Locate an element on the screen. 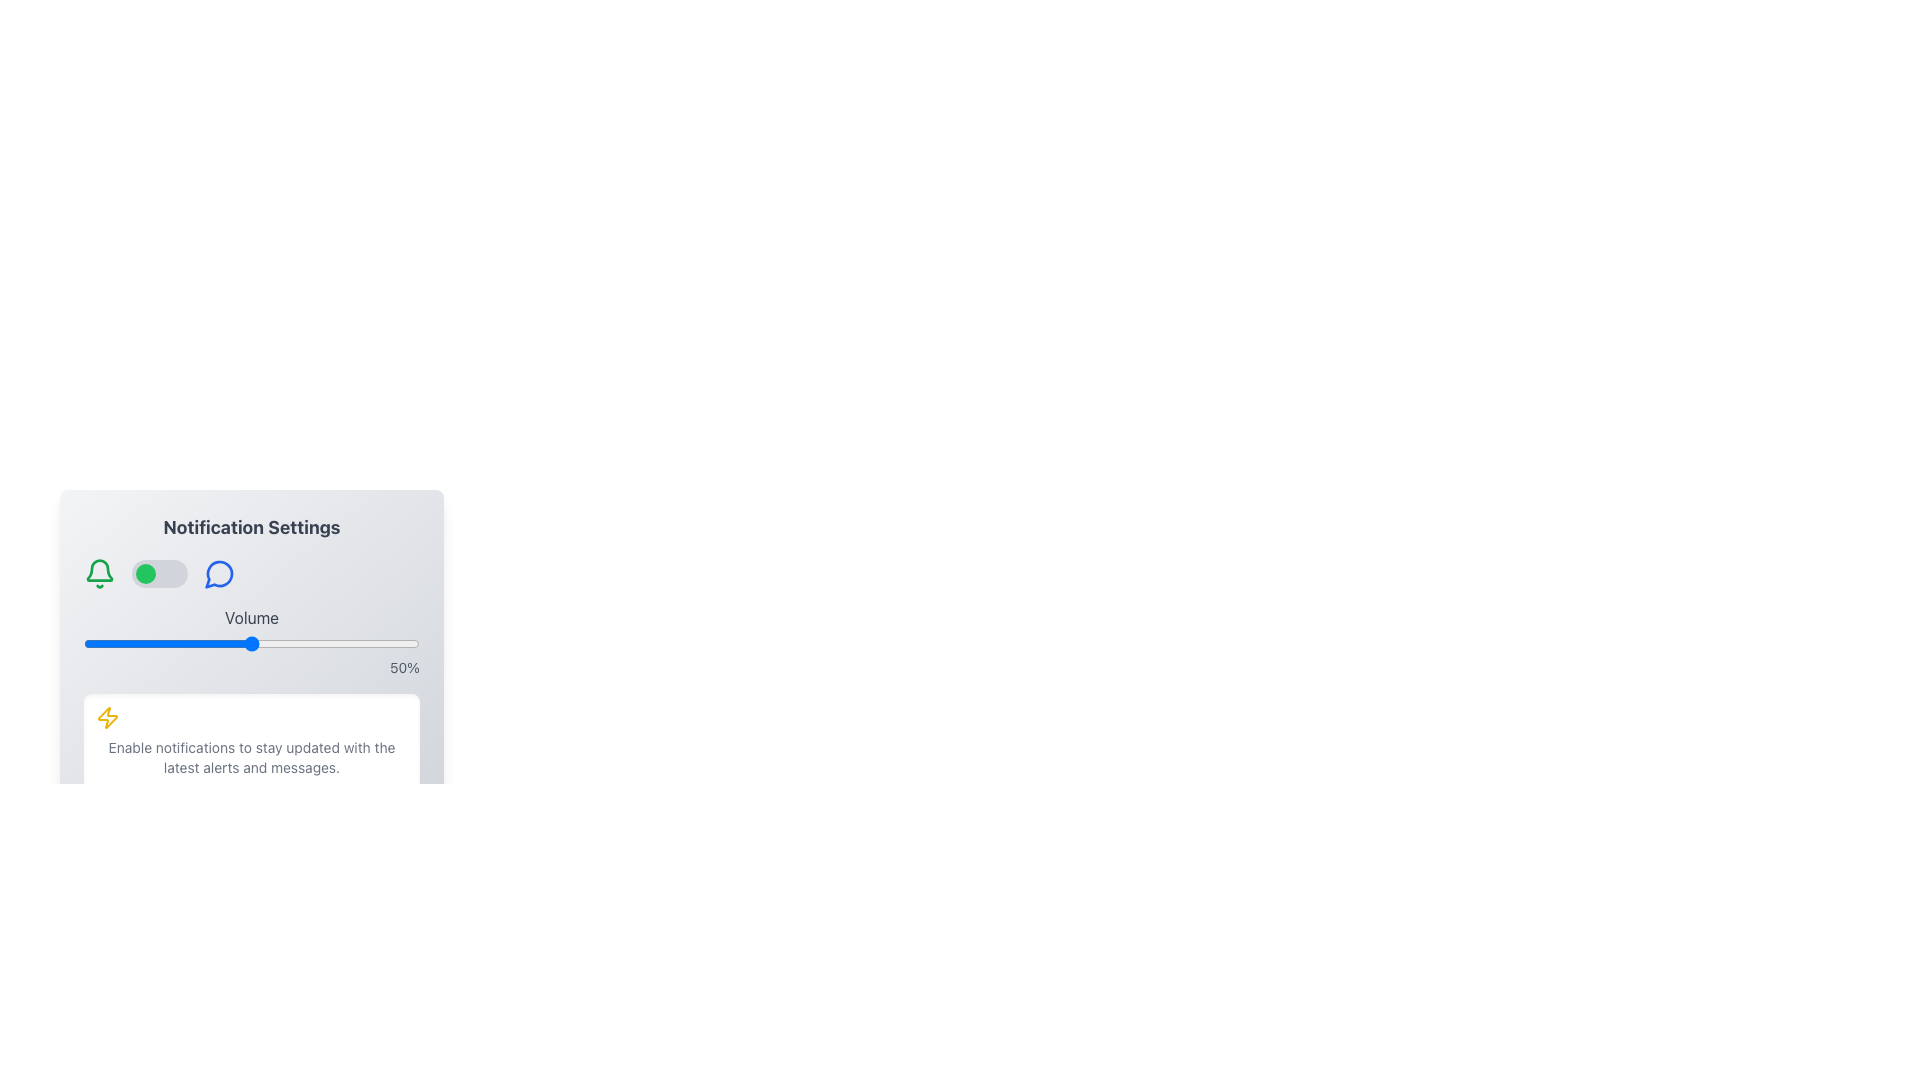  the messaging icon button located in the top row of notification settings controls, to the right of the green toggle and bell icon is located at coordinates (219, 574).